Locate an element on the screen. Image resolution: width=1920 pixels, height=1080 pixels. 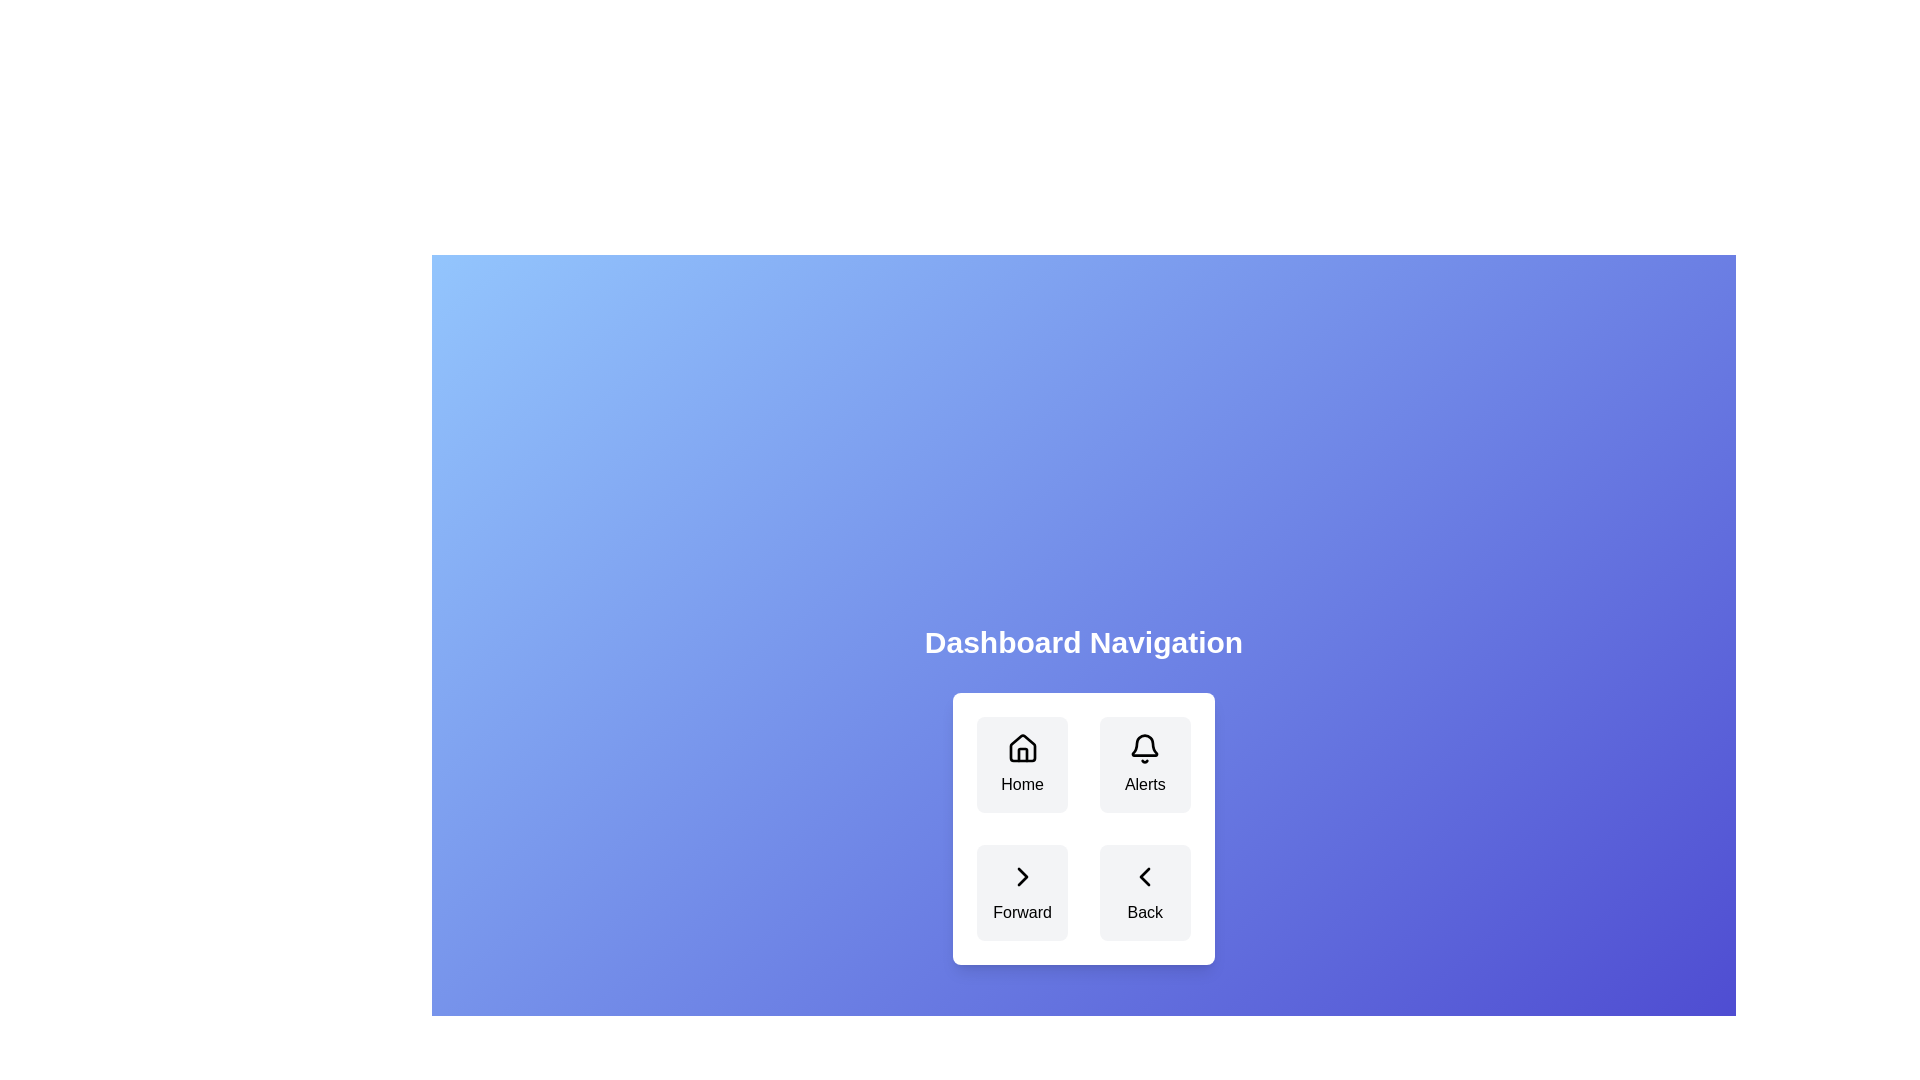
the button located in the upper-right section of the layout grid, specifically the second card in a 2x2 grid is located at coordinates (1145, 764).